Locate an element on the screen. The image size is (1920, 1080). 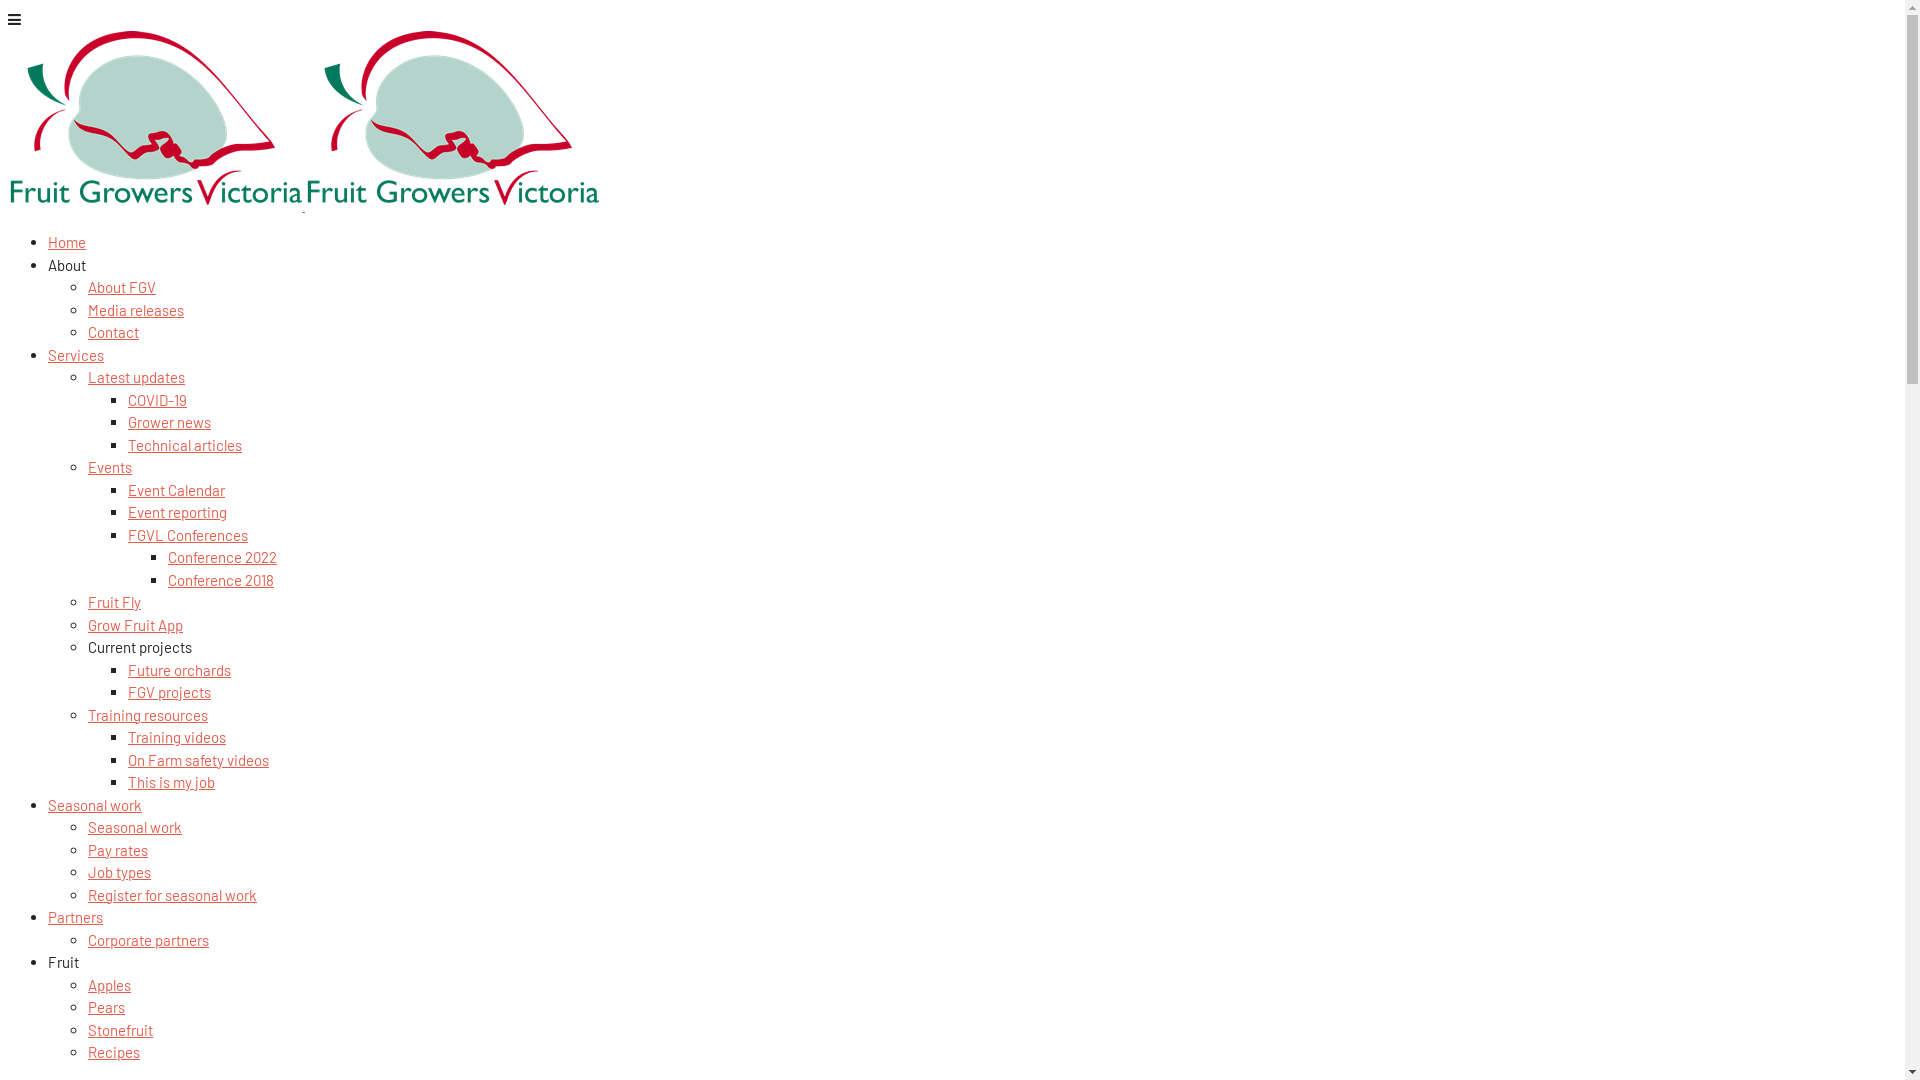
'Technical articles' is located at coordinates (185, 443).